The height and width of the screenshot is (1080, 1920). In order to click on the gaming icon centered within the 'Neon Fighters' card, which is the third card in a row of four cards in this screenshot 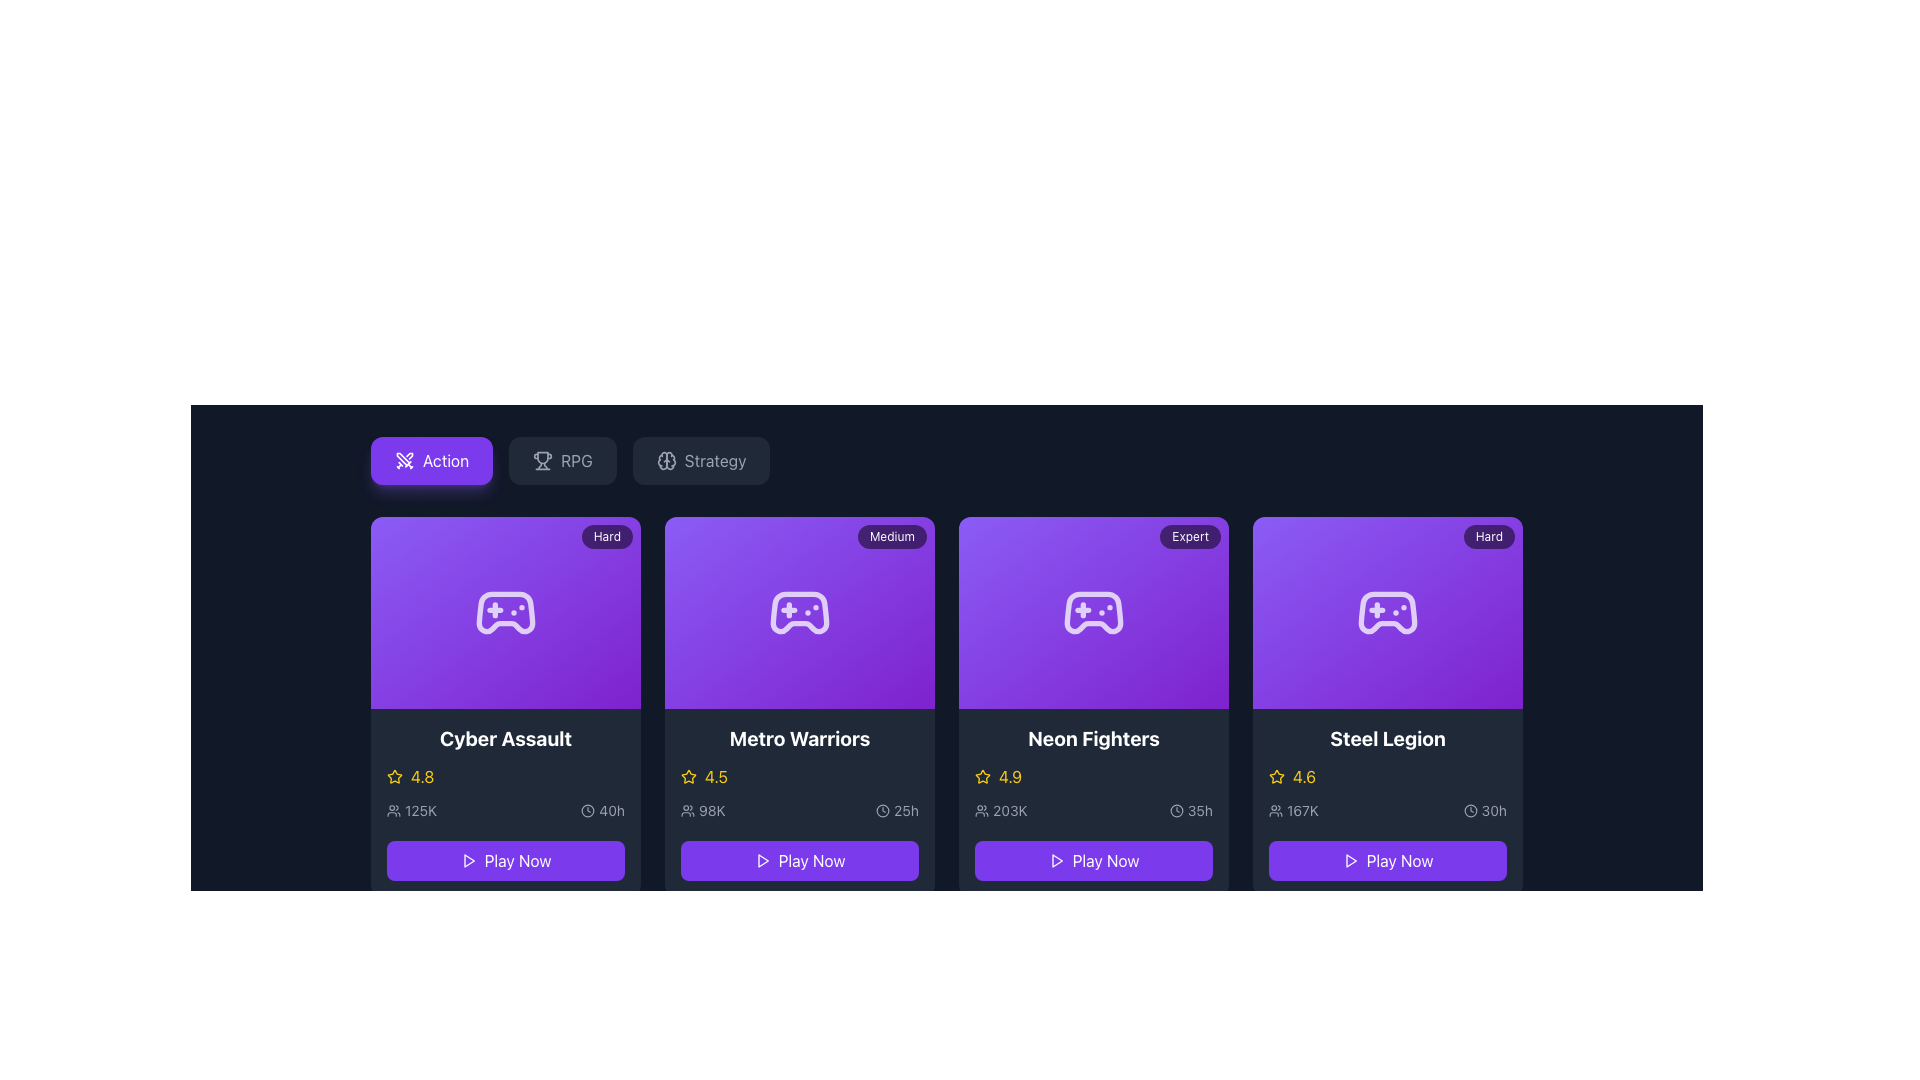, I will do `click(1093, 612)`.